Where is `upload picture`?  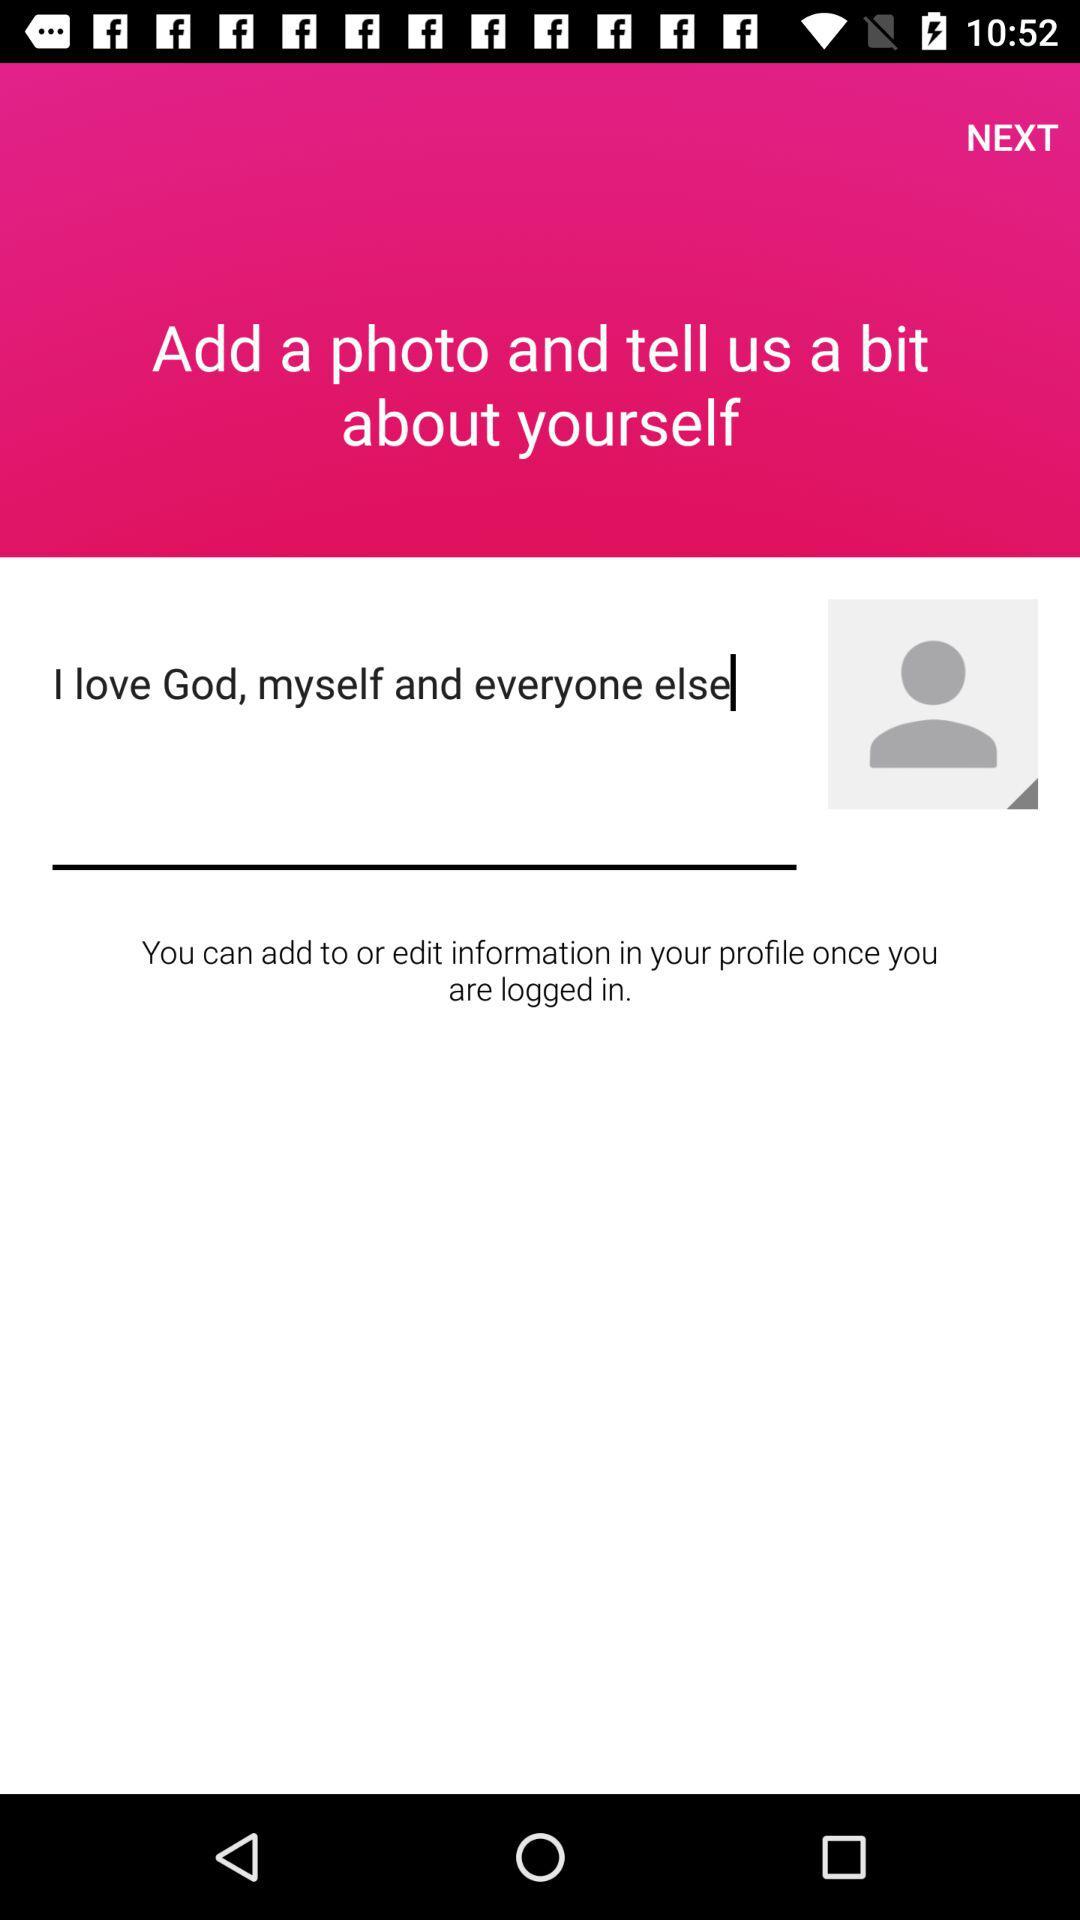 upload picture is located at coordinates (1022, 792).